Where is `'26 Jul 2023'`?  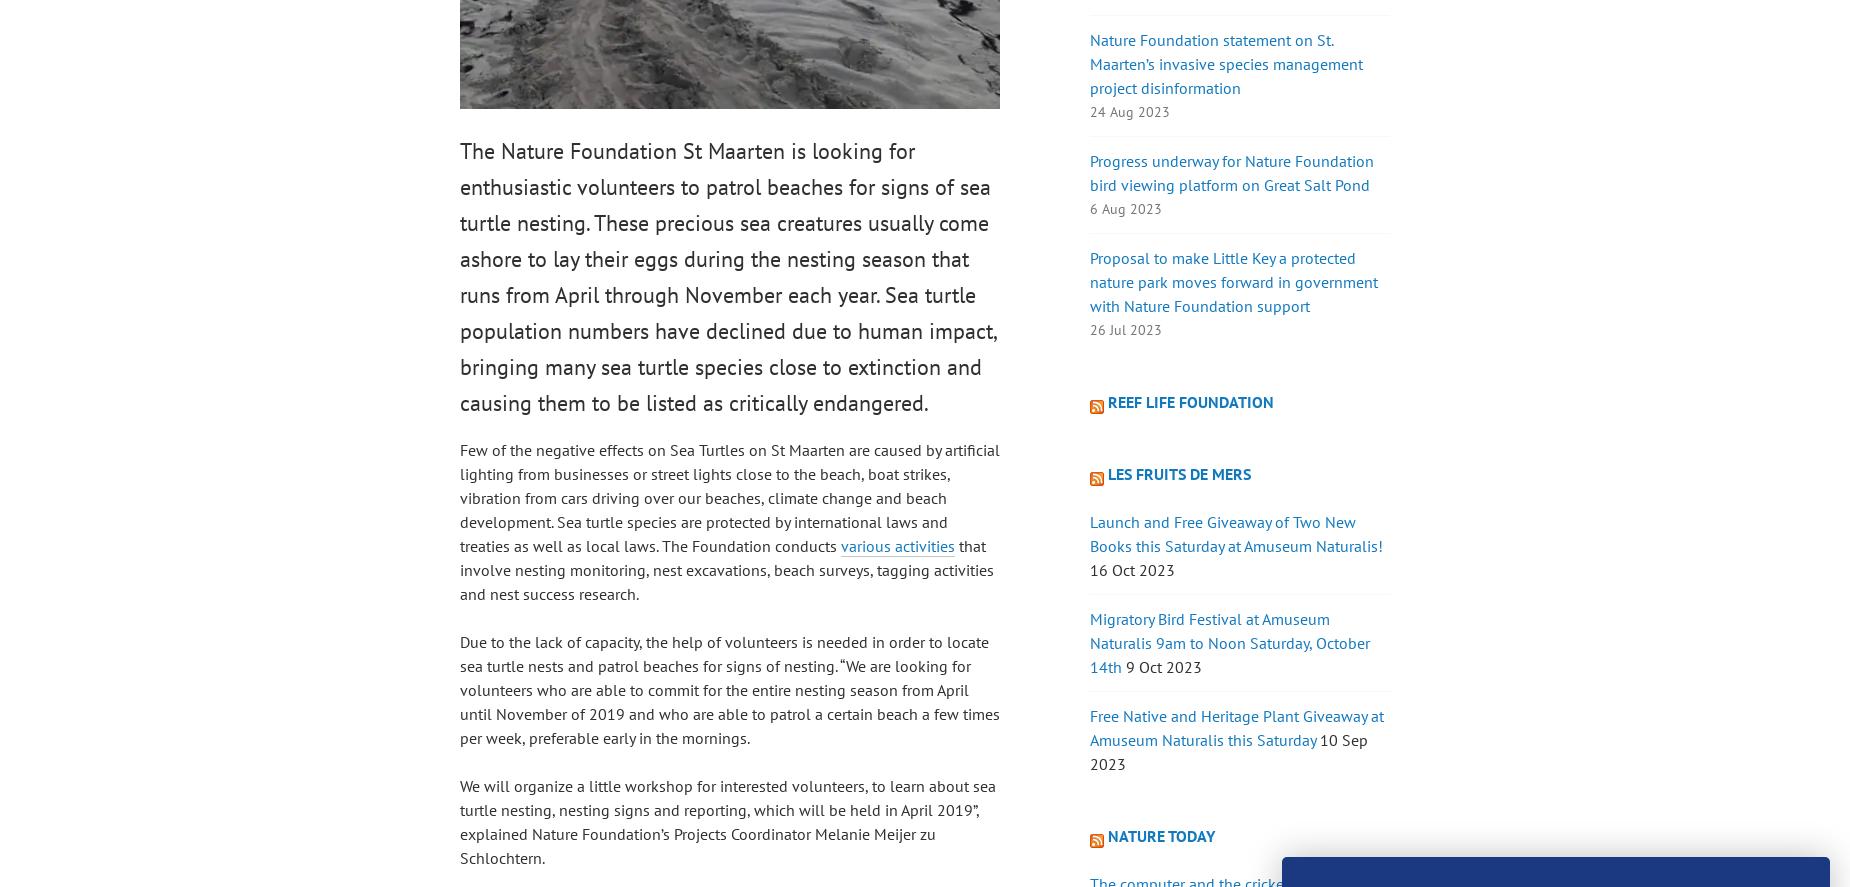
'26 Jul 2023' is located at coordinates (1124, 329).